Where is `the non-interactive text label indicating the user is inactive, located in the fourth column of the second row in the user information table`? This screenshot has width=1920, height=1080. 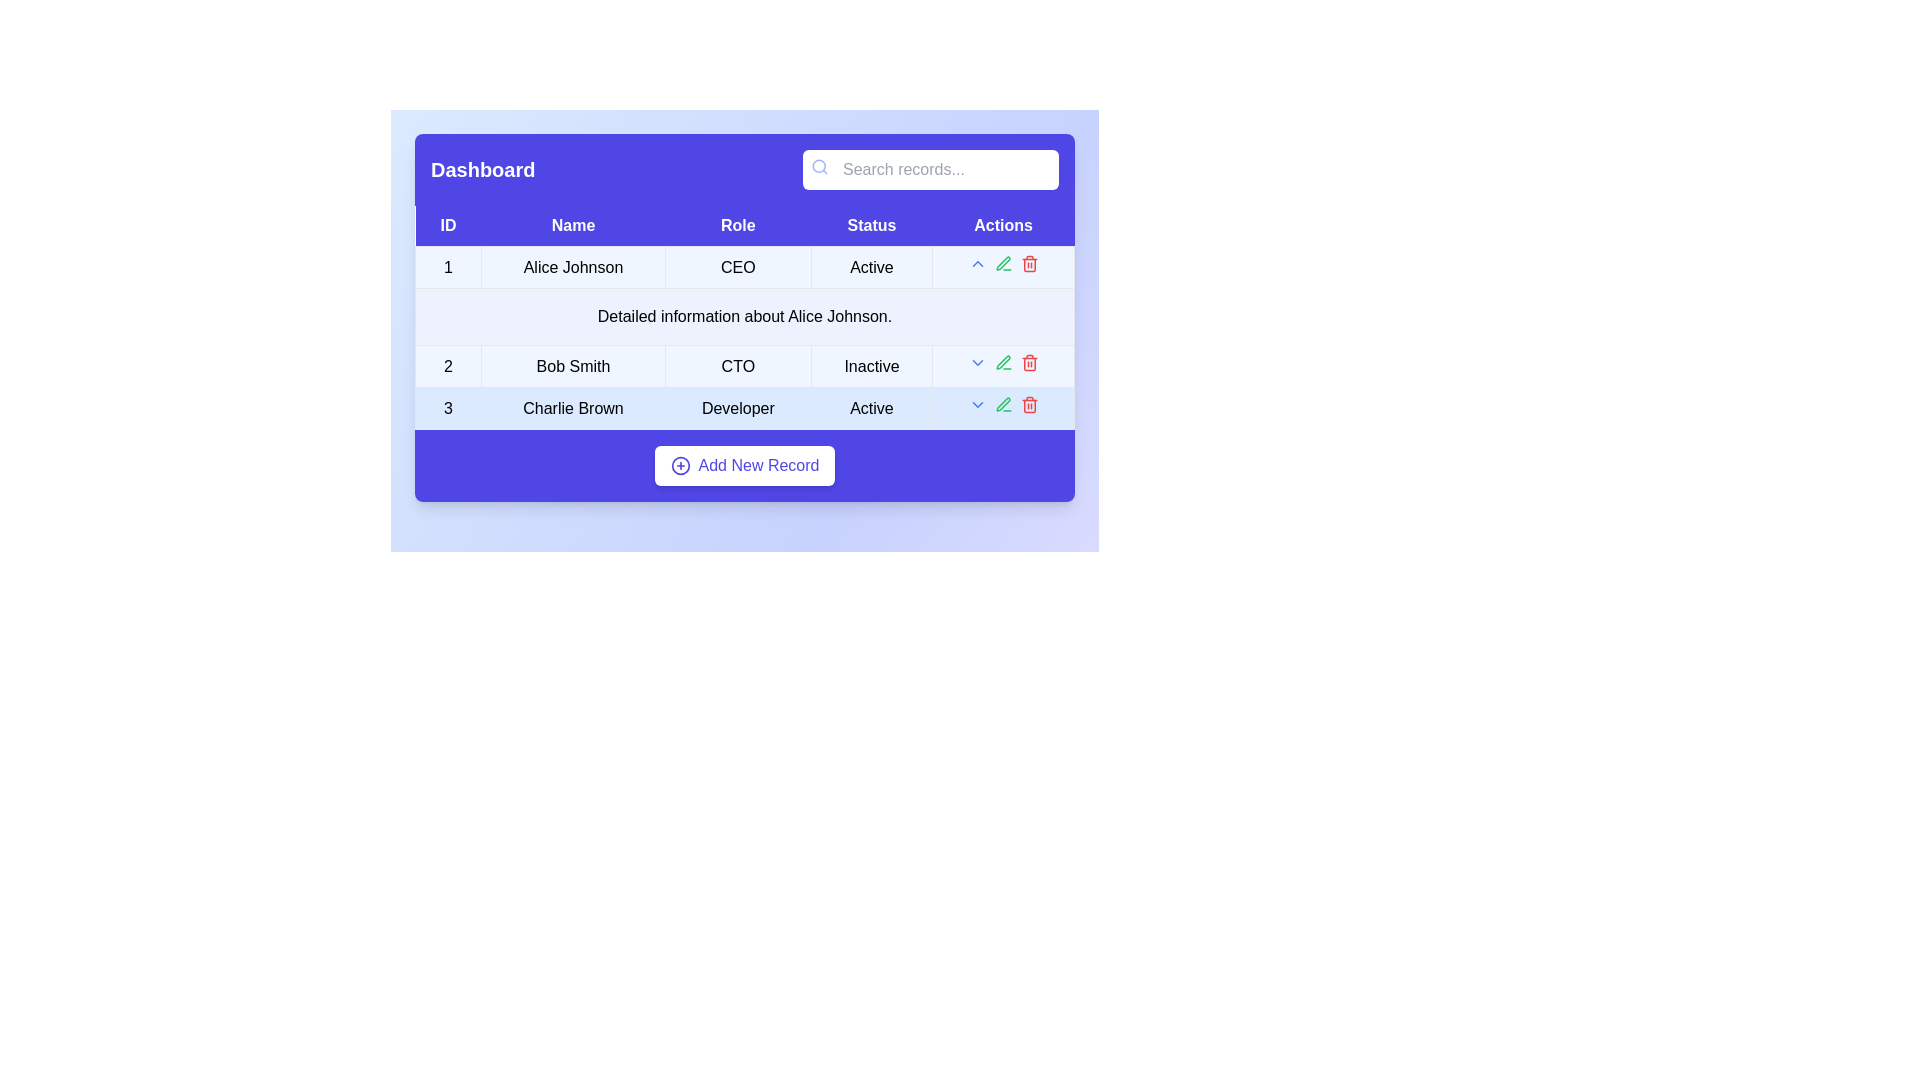
the non-interactive text label indicating the user is inactive, located in the fourth column of the second row in the user information table is located at coordinates (871, 366).